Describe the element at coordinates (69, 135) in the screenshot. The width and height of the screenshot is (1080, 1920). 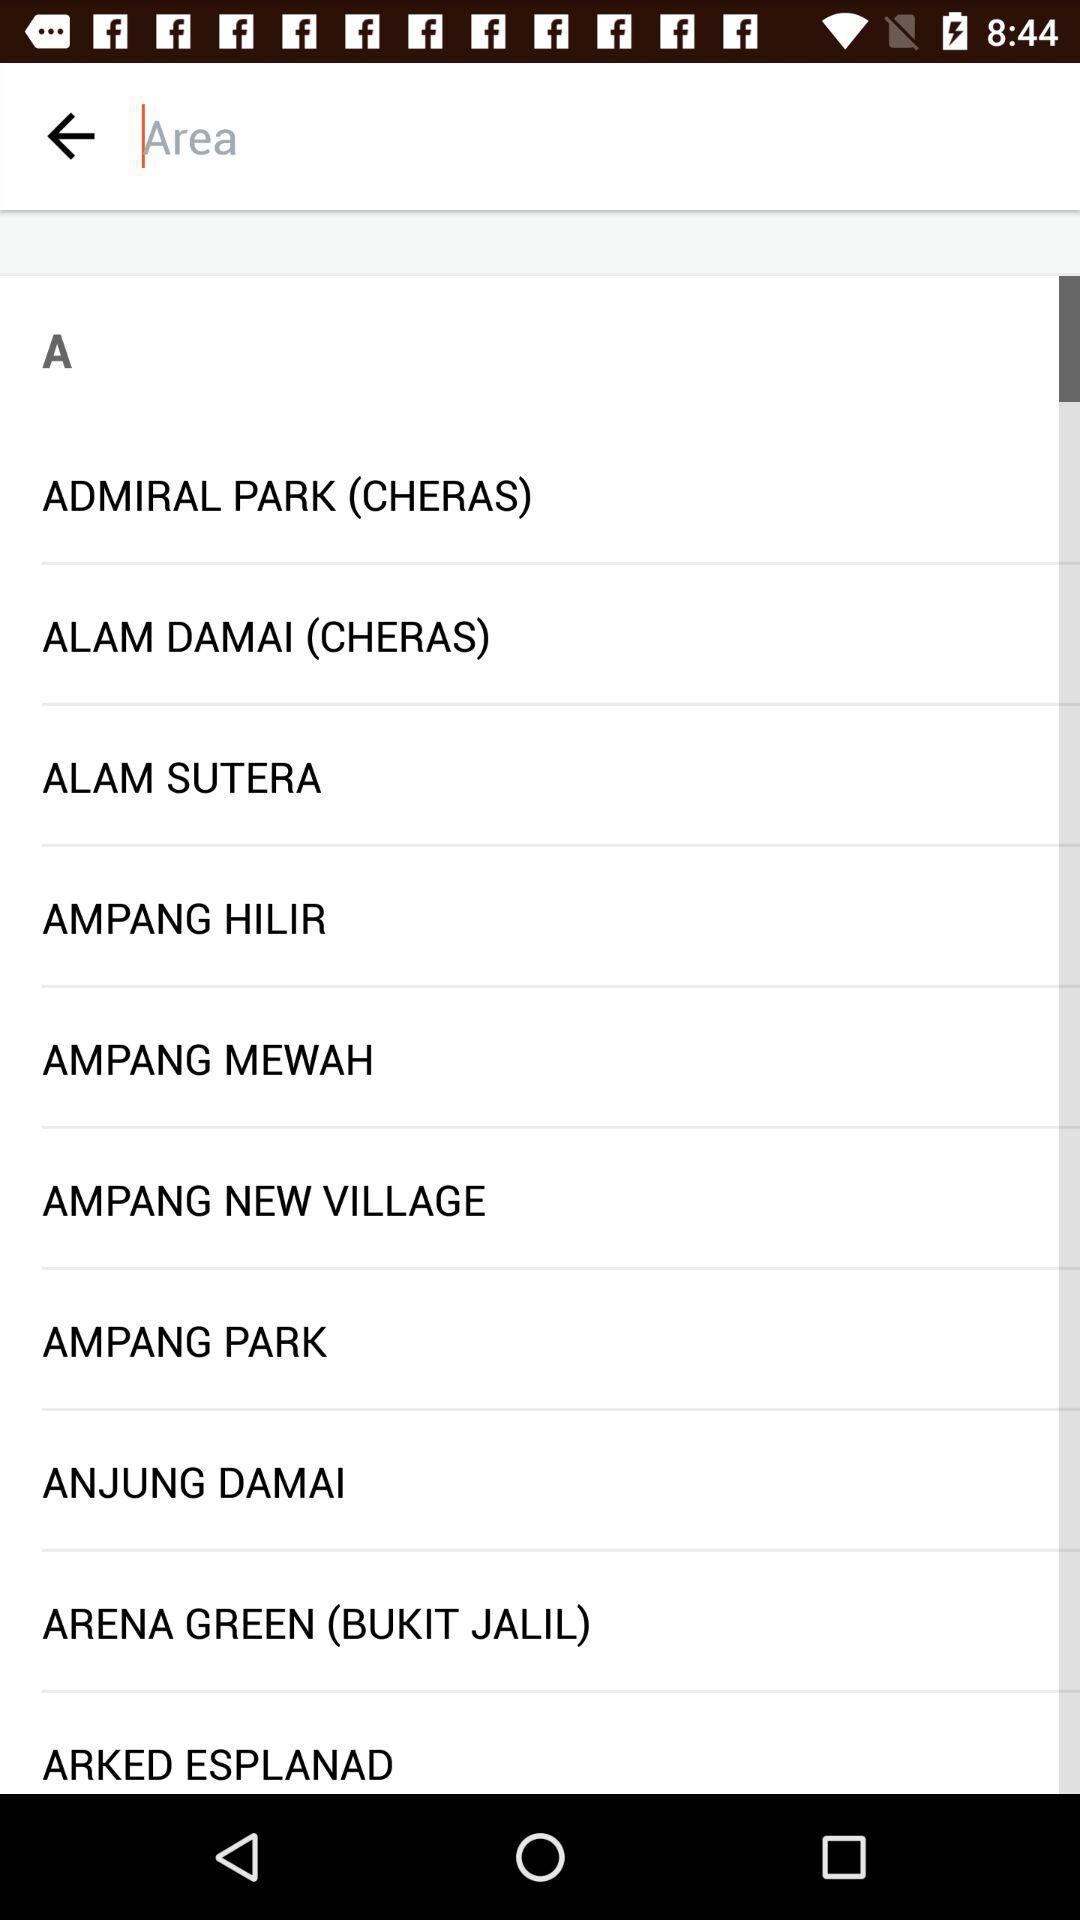
I see `go back` at that location.